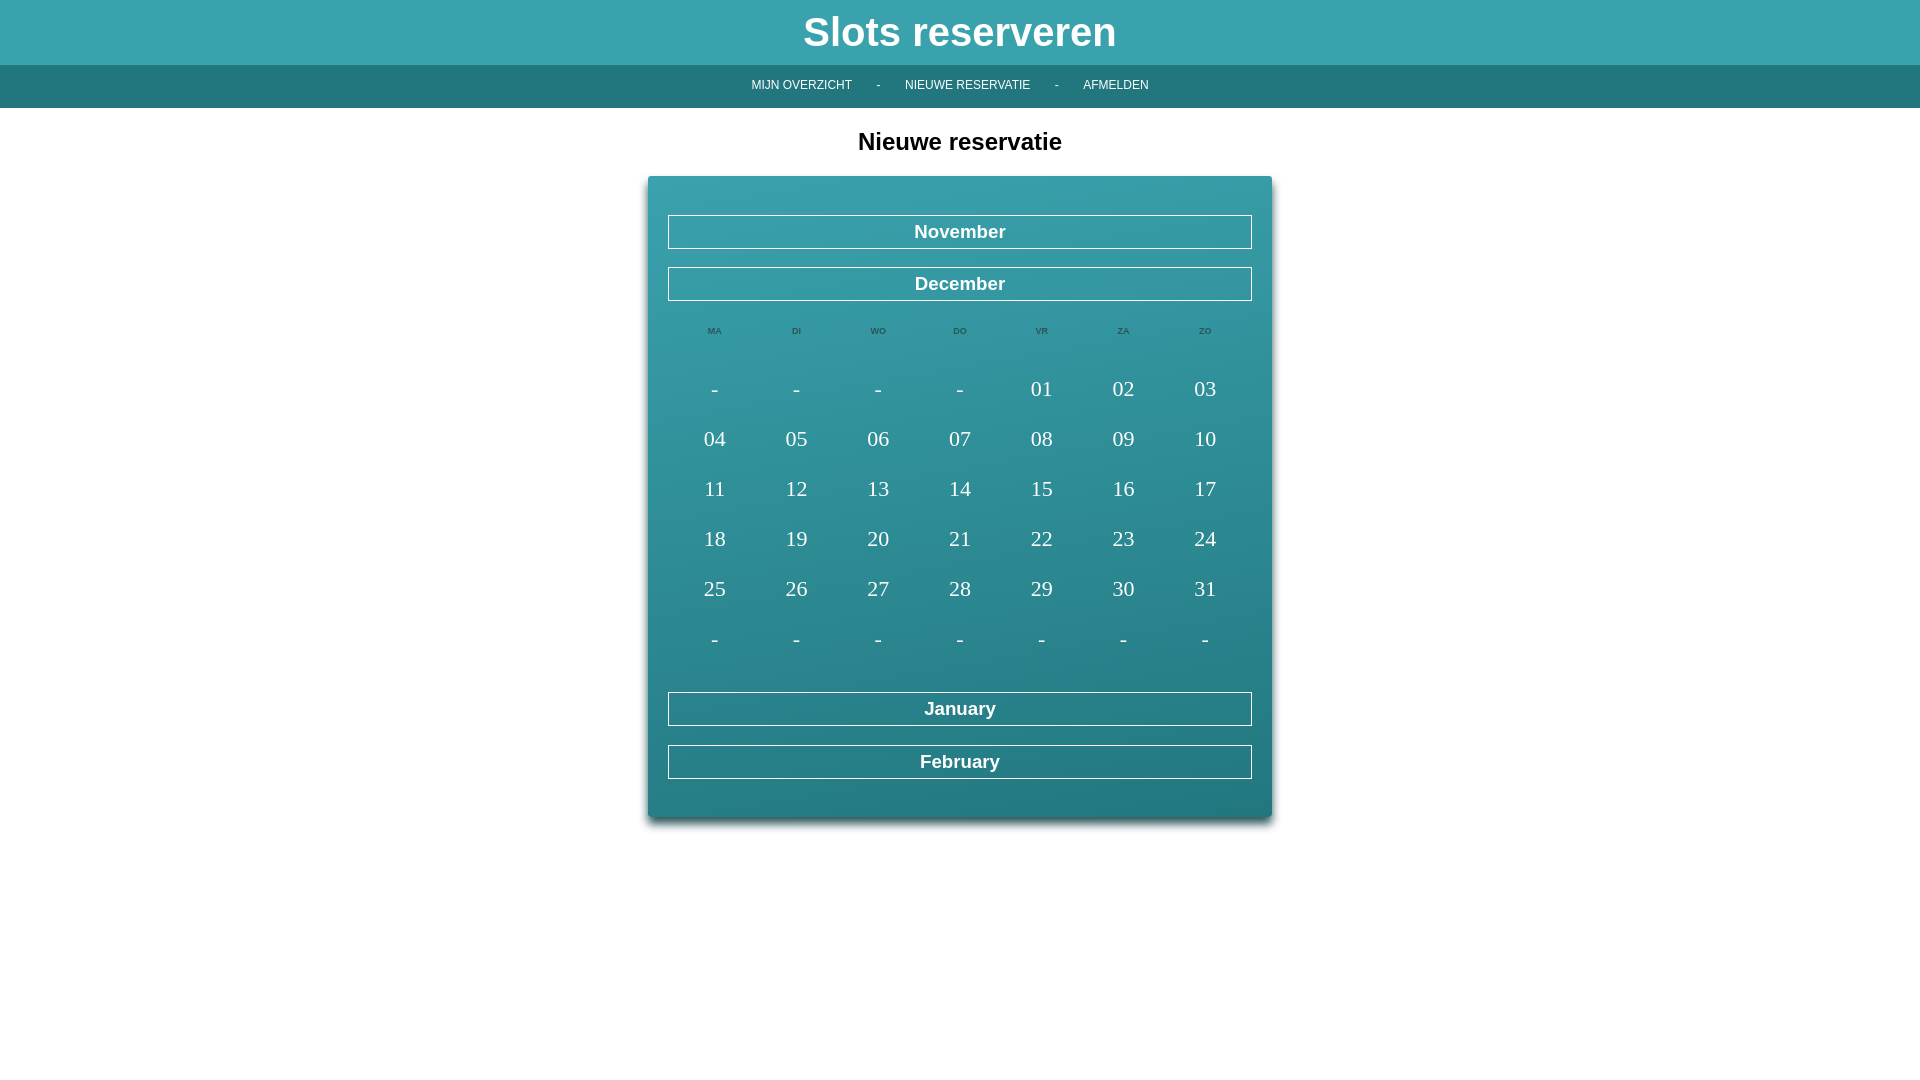 The image size is (1920, 1080). I want to click on '12', so click(795, 490).